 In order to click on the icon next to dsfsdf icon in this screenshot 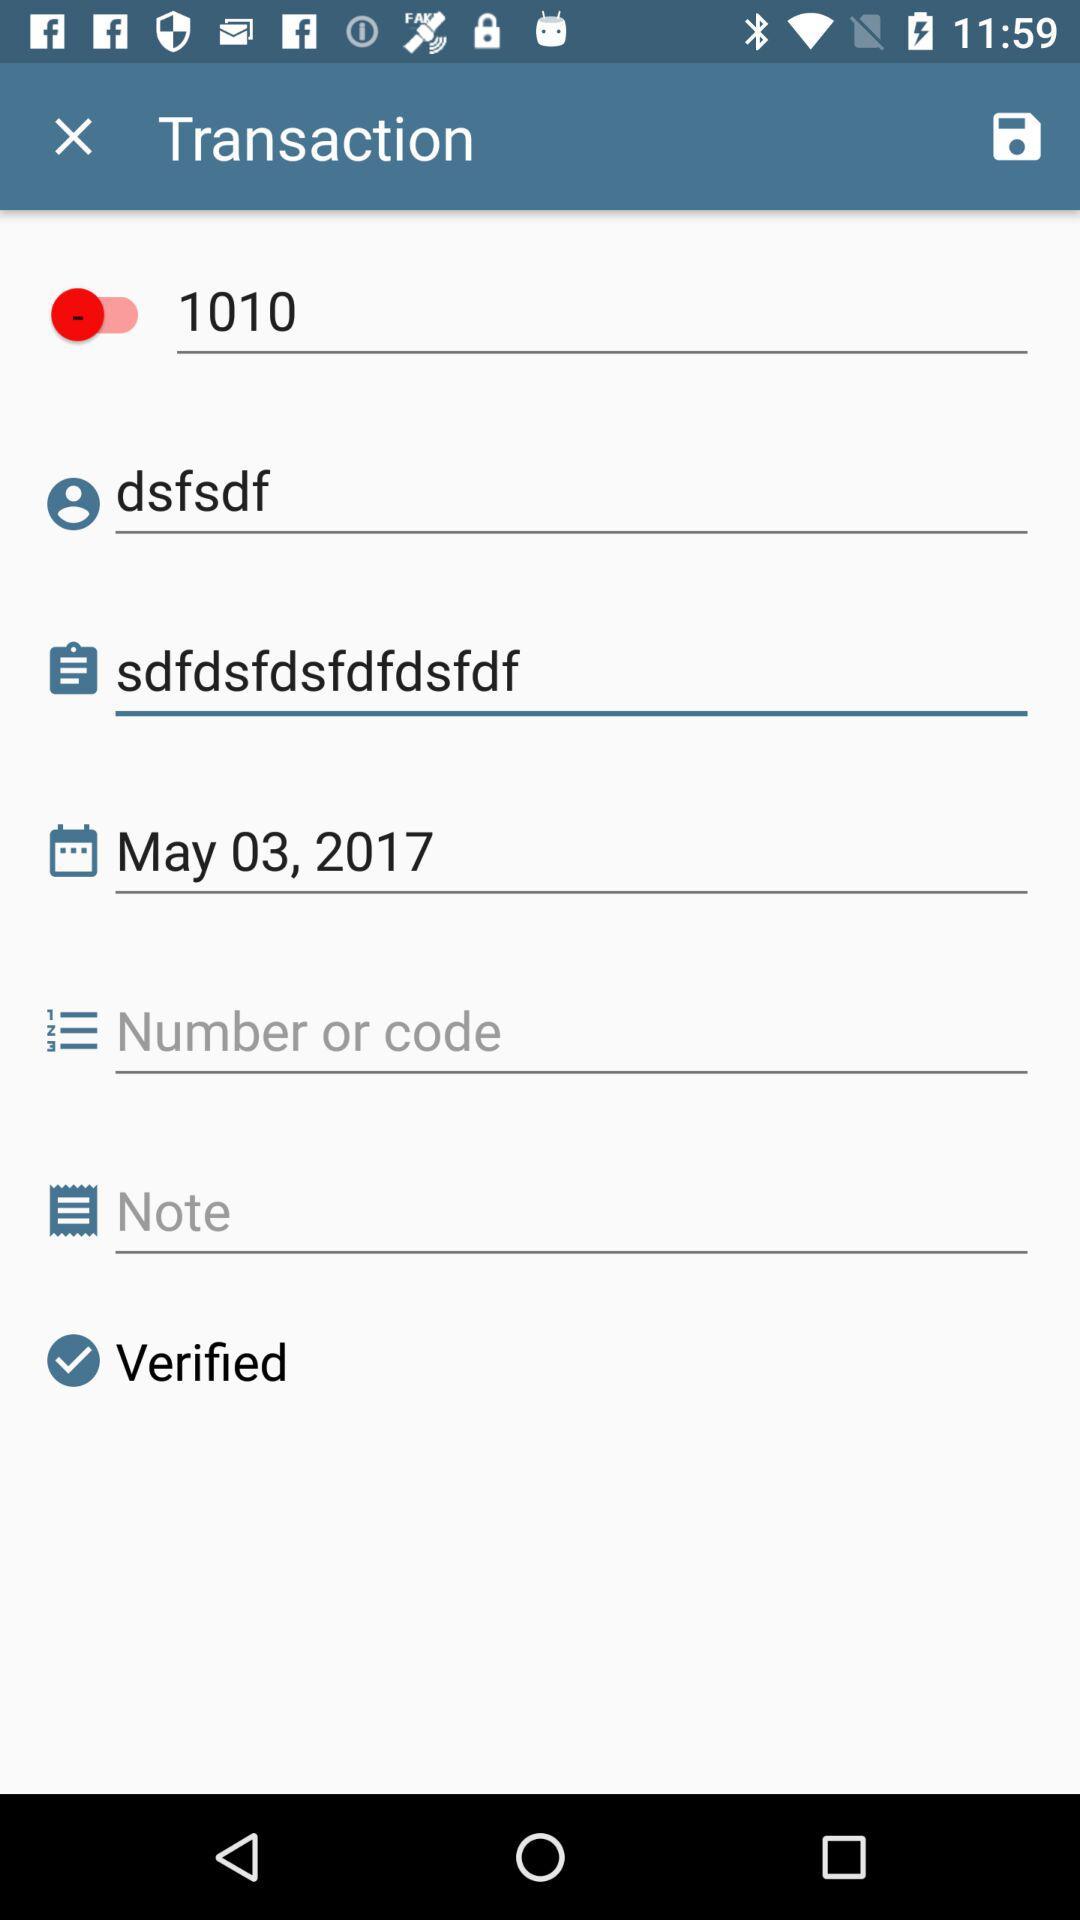, I will do `click(72, 503)`.